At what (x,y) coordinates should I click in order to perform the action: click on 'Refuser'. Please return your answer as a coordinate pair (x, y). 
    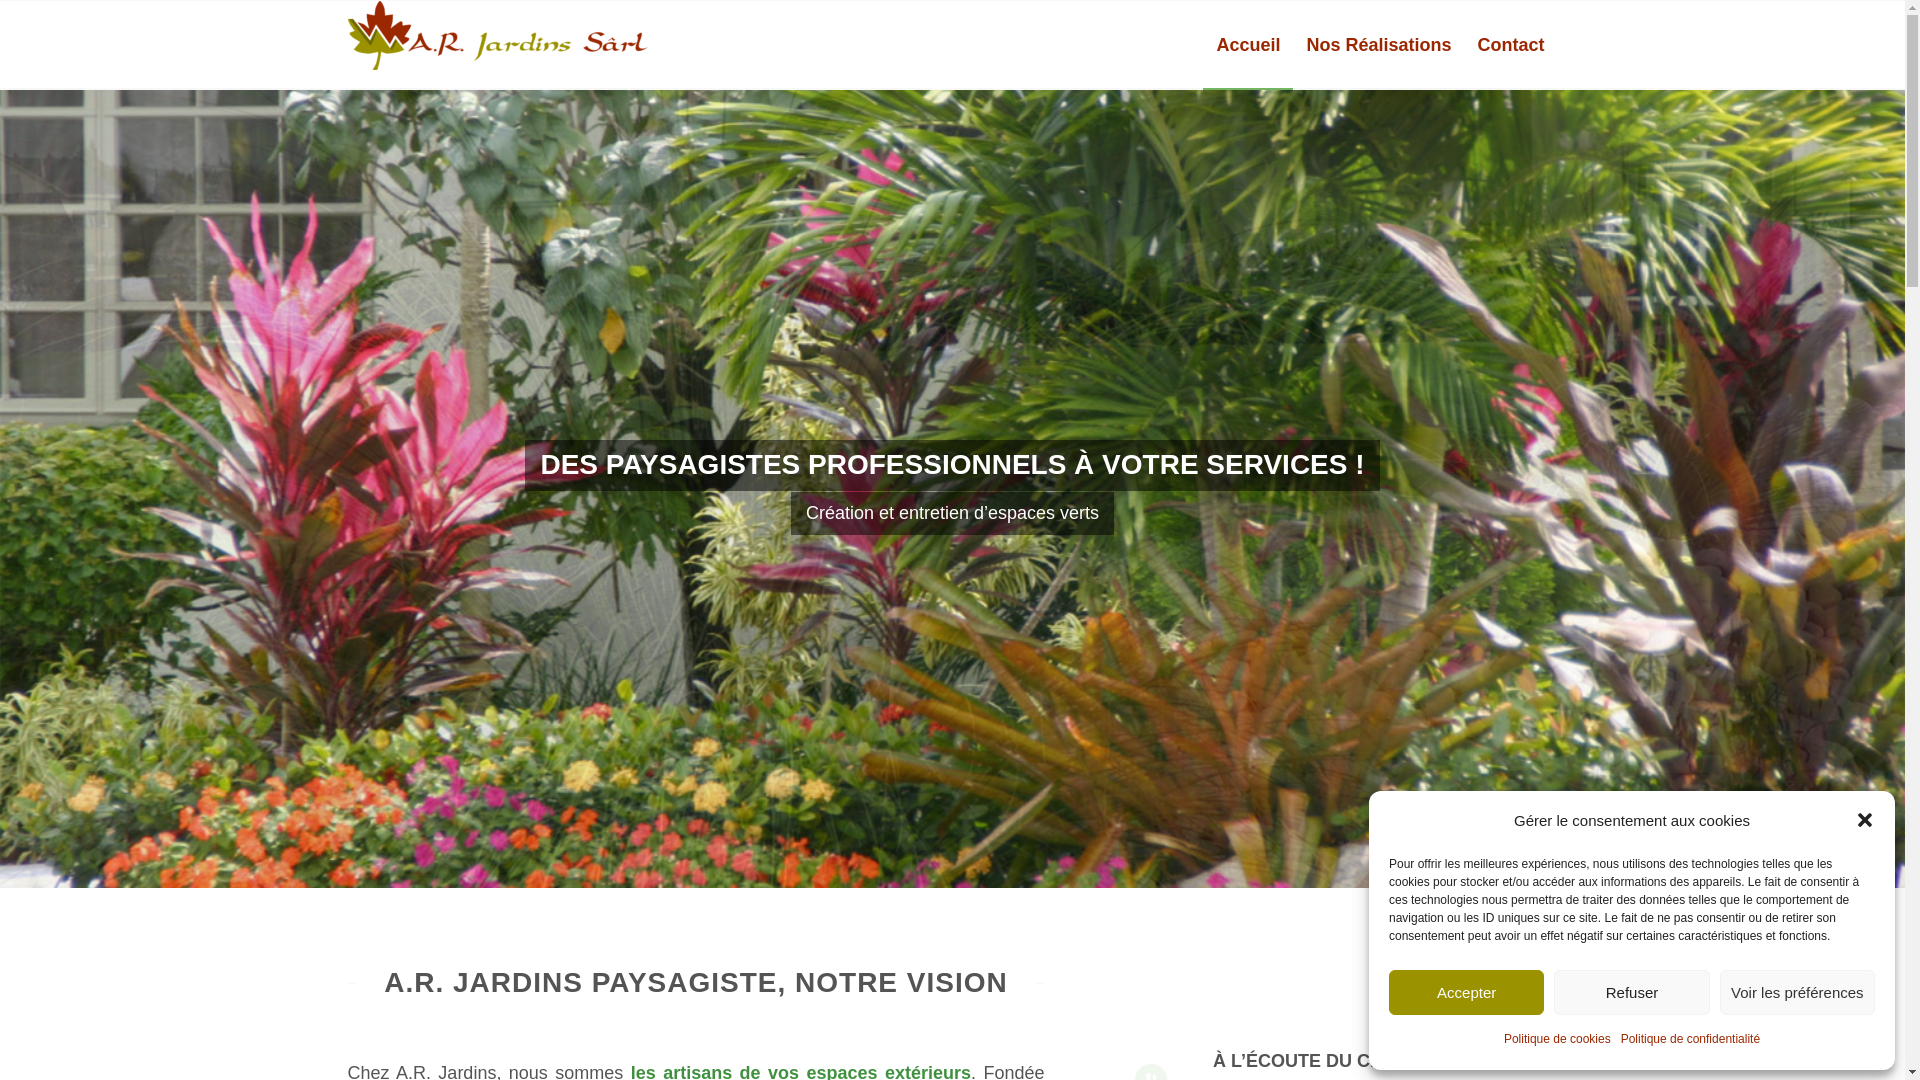
    Looking at the image, I should click on (1553, 992).